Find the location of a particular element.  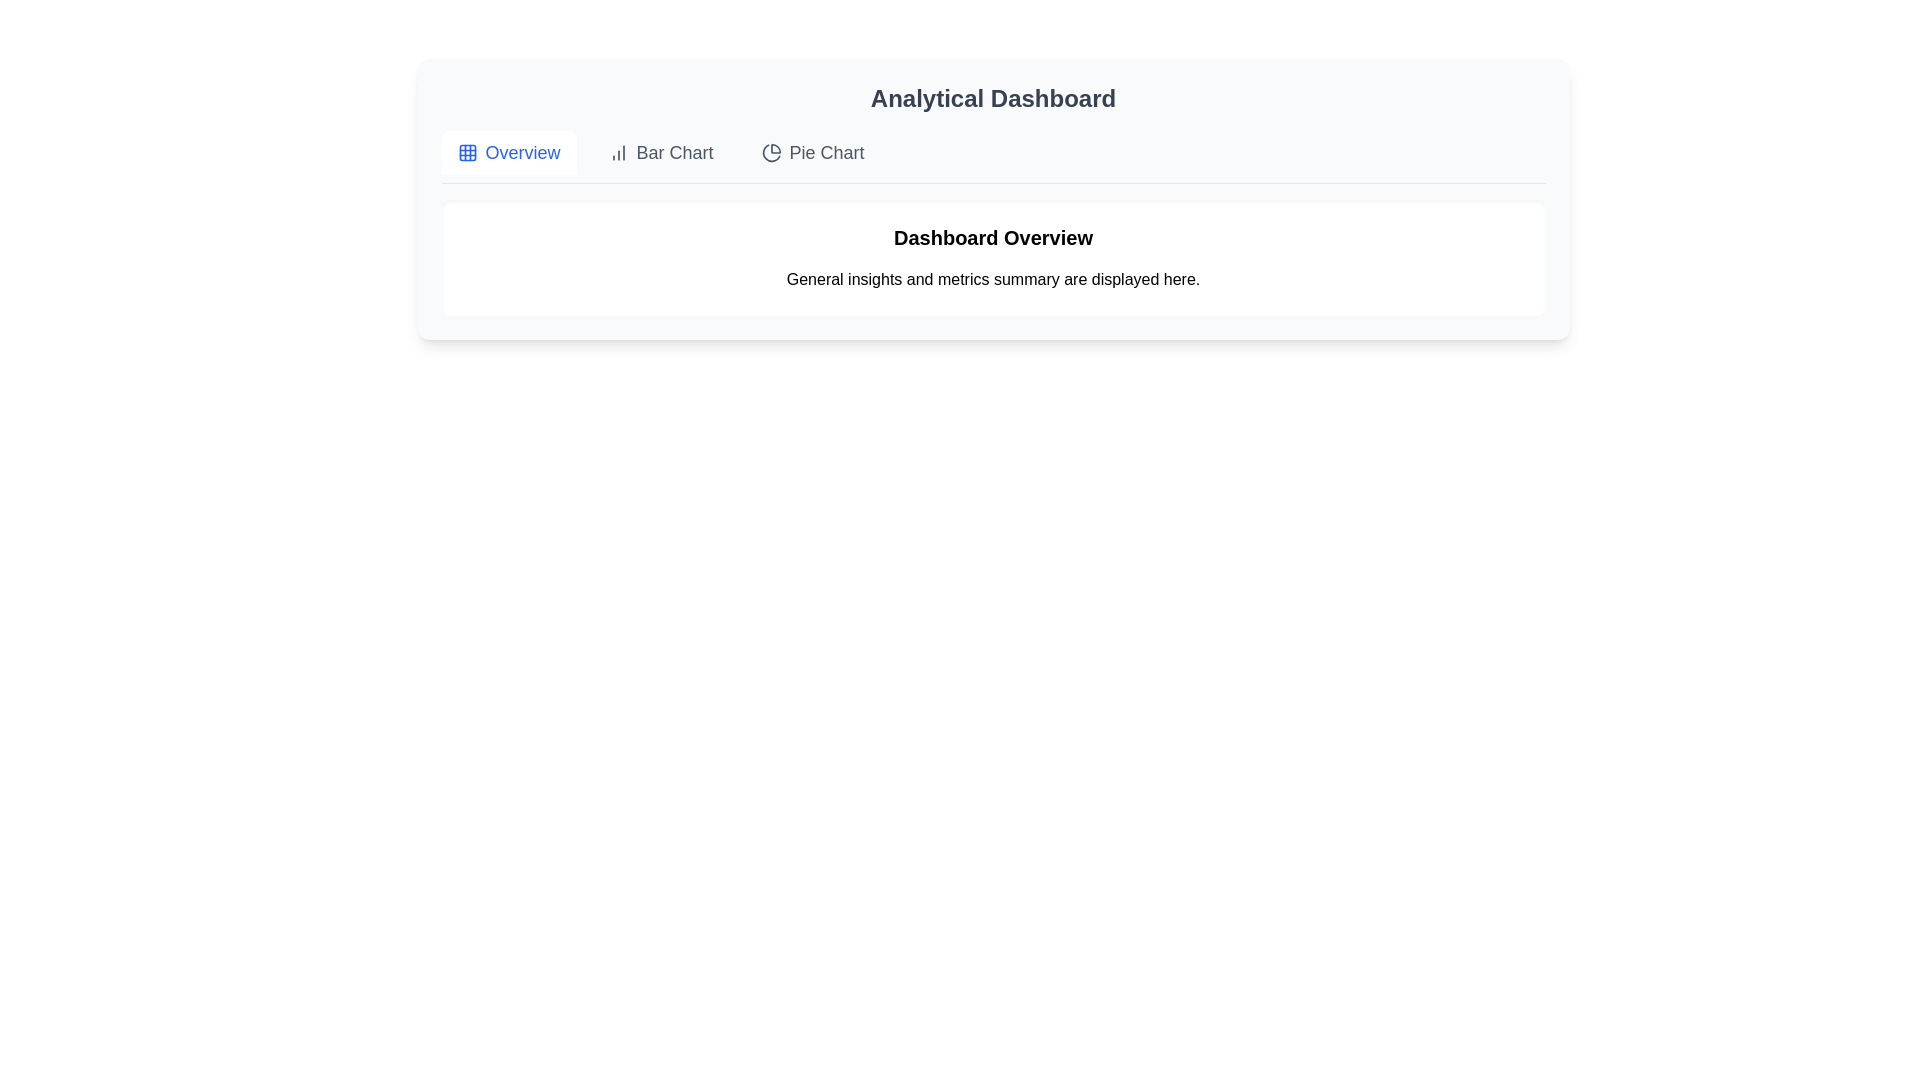

the visual state of the sub-section of the grid icon located at the upper left corner of the grid-like icon in the navigation bar, which is styled in blue is located at coordinates (466, 152).